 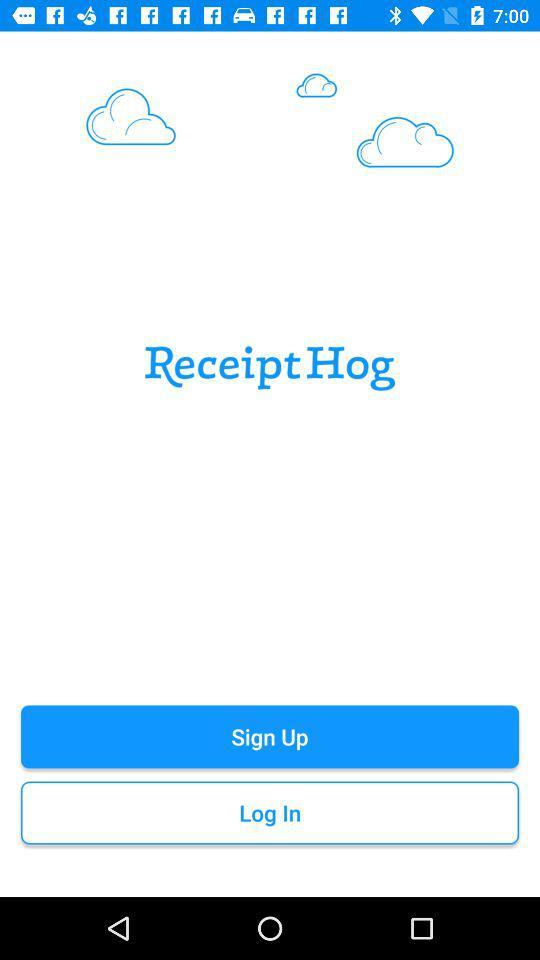 What do you see at coordinates (270, 735) in the screenshot?
I see `icon above the log in` at bounding box center [270, 735].